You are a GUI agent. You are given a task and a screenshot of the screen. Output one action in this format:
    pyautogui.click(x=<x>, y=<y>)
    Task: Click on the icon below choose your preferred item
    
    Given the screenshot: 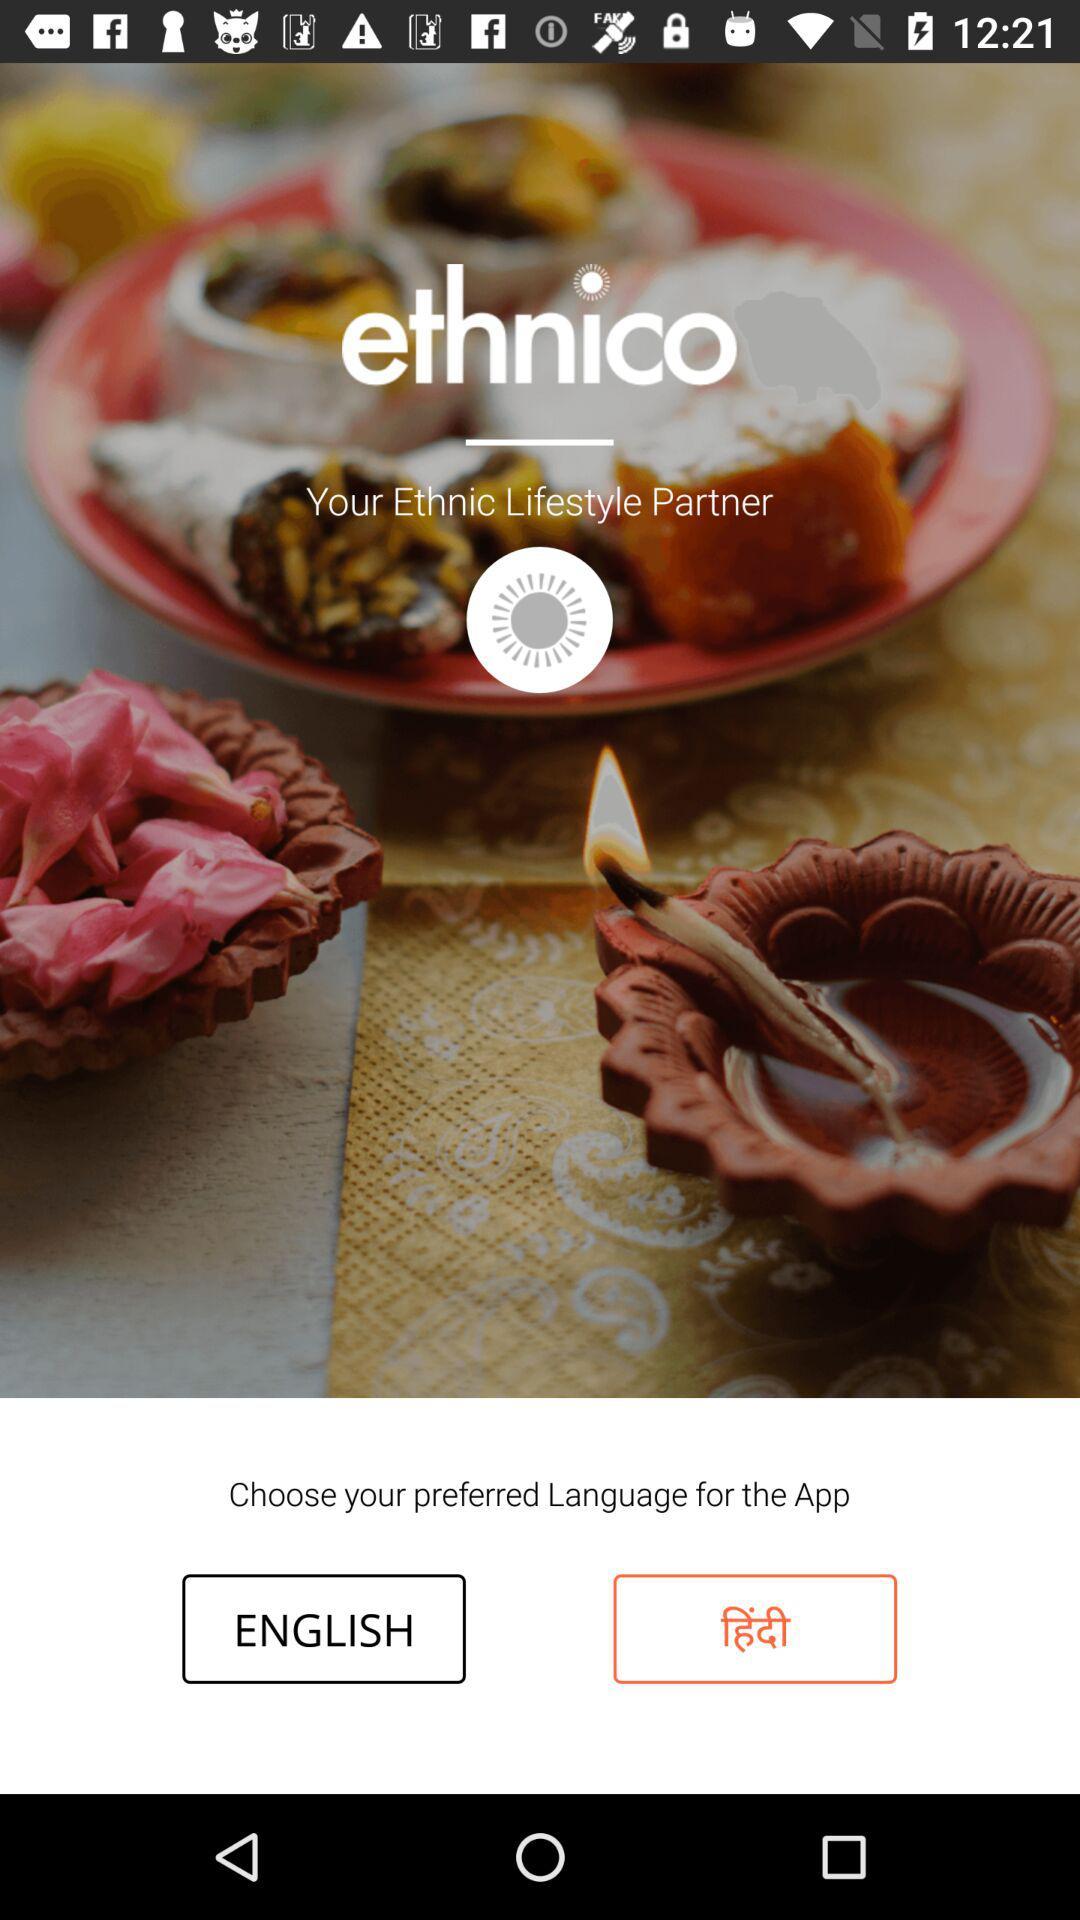 What is the action you would take?
    pyautogui.click(x=323, y=1628)
    